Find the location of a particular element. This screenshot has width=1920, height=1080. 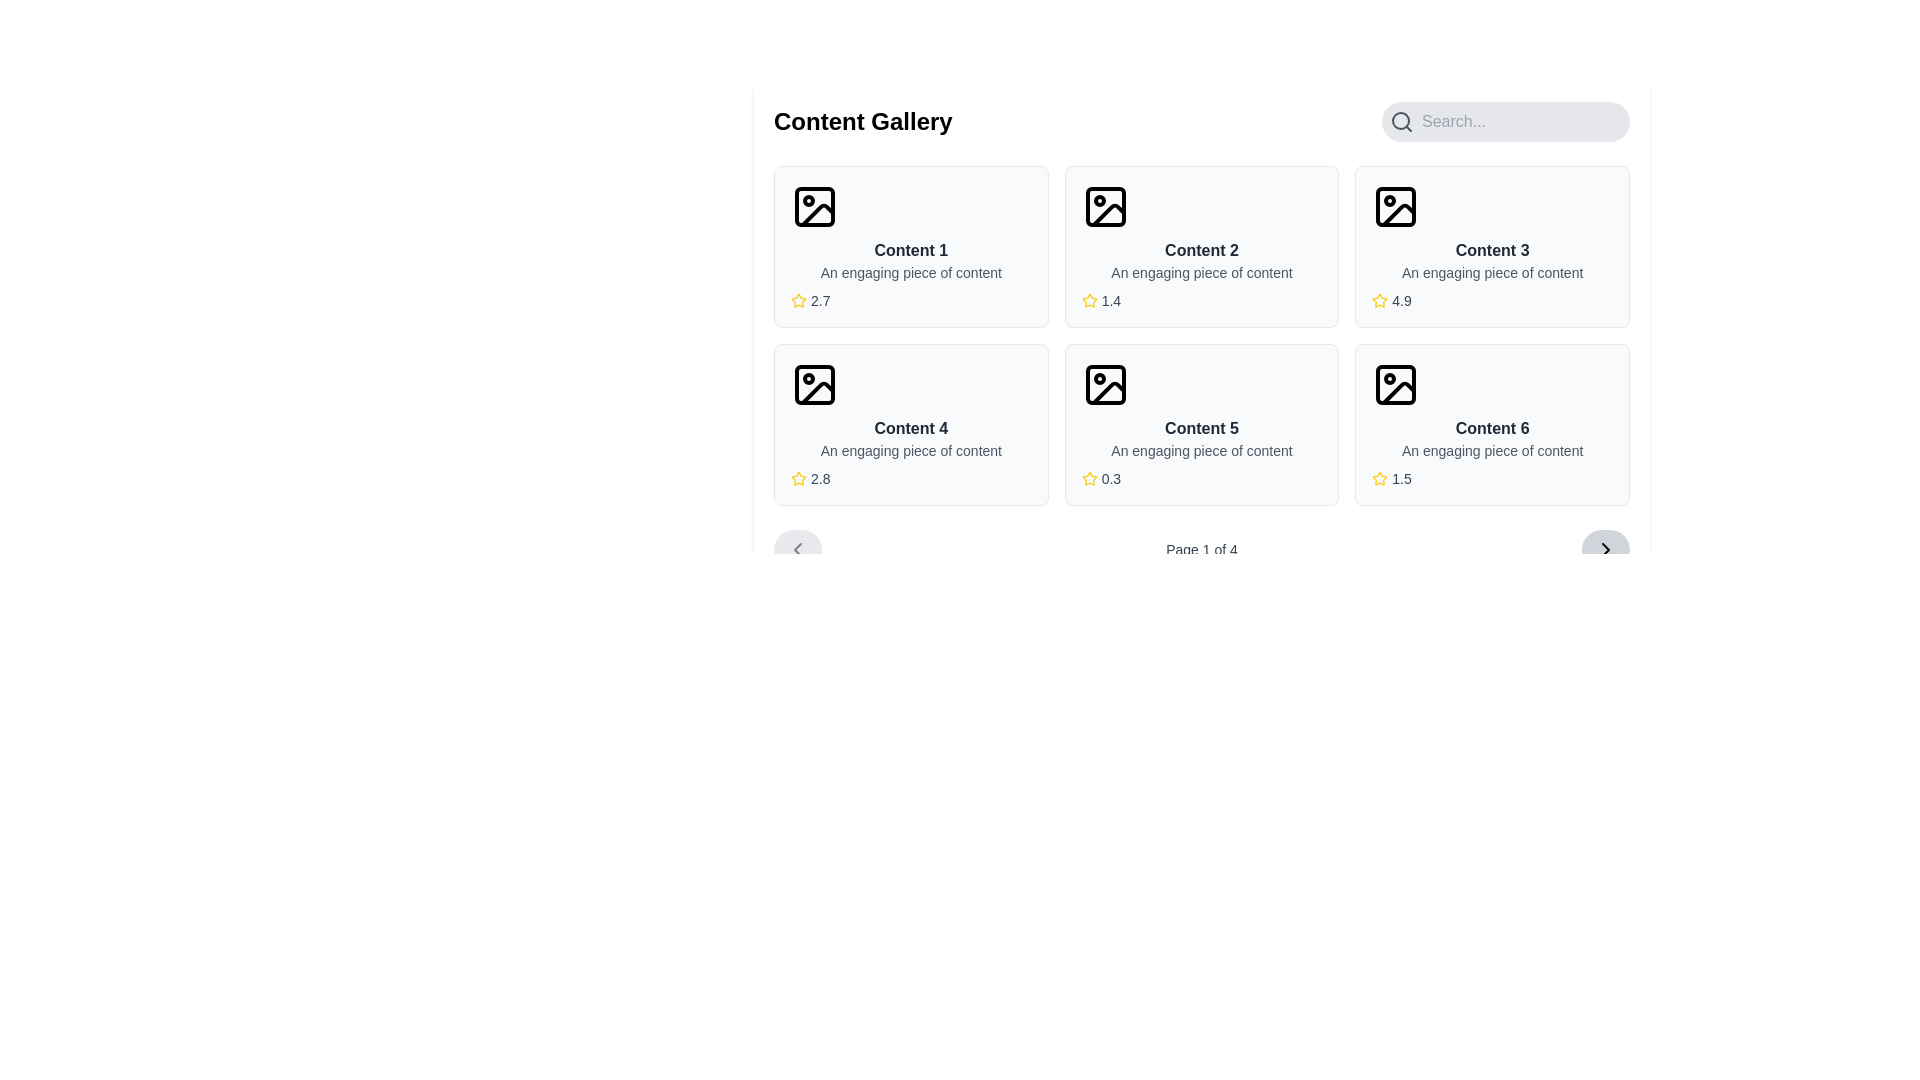

the SVG icon located at the top left portion of the card representing 'Content 3', which features a small circle and a diagonal line, by moving the cursor over it is located at coordinates (1395, 207).